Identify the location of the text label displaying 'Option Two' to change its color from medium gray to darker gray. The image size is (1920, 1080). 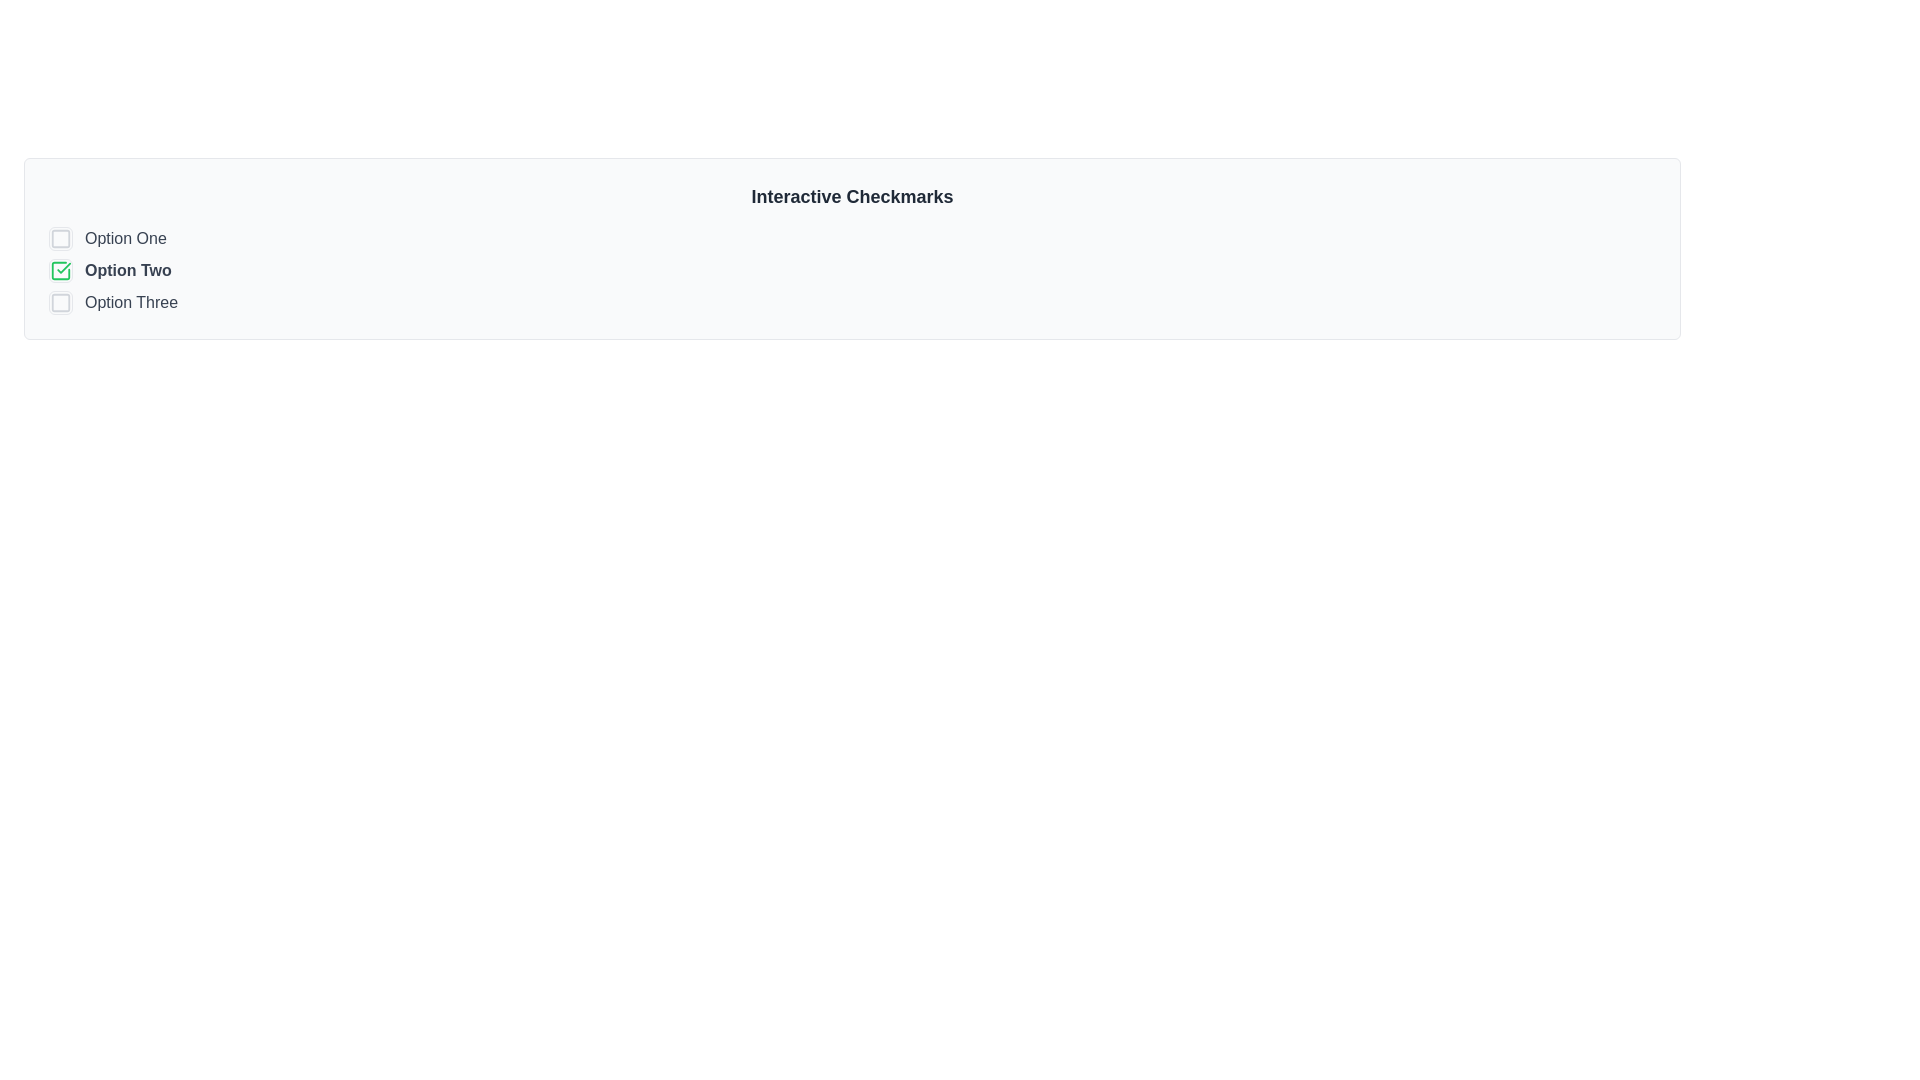
(127, 270).